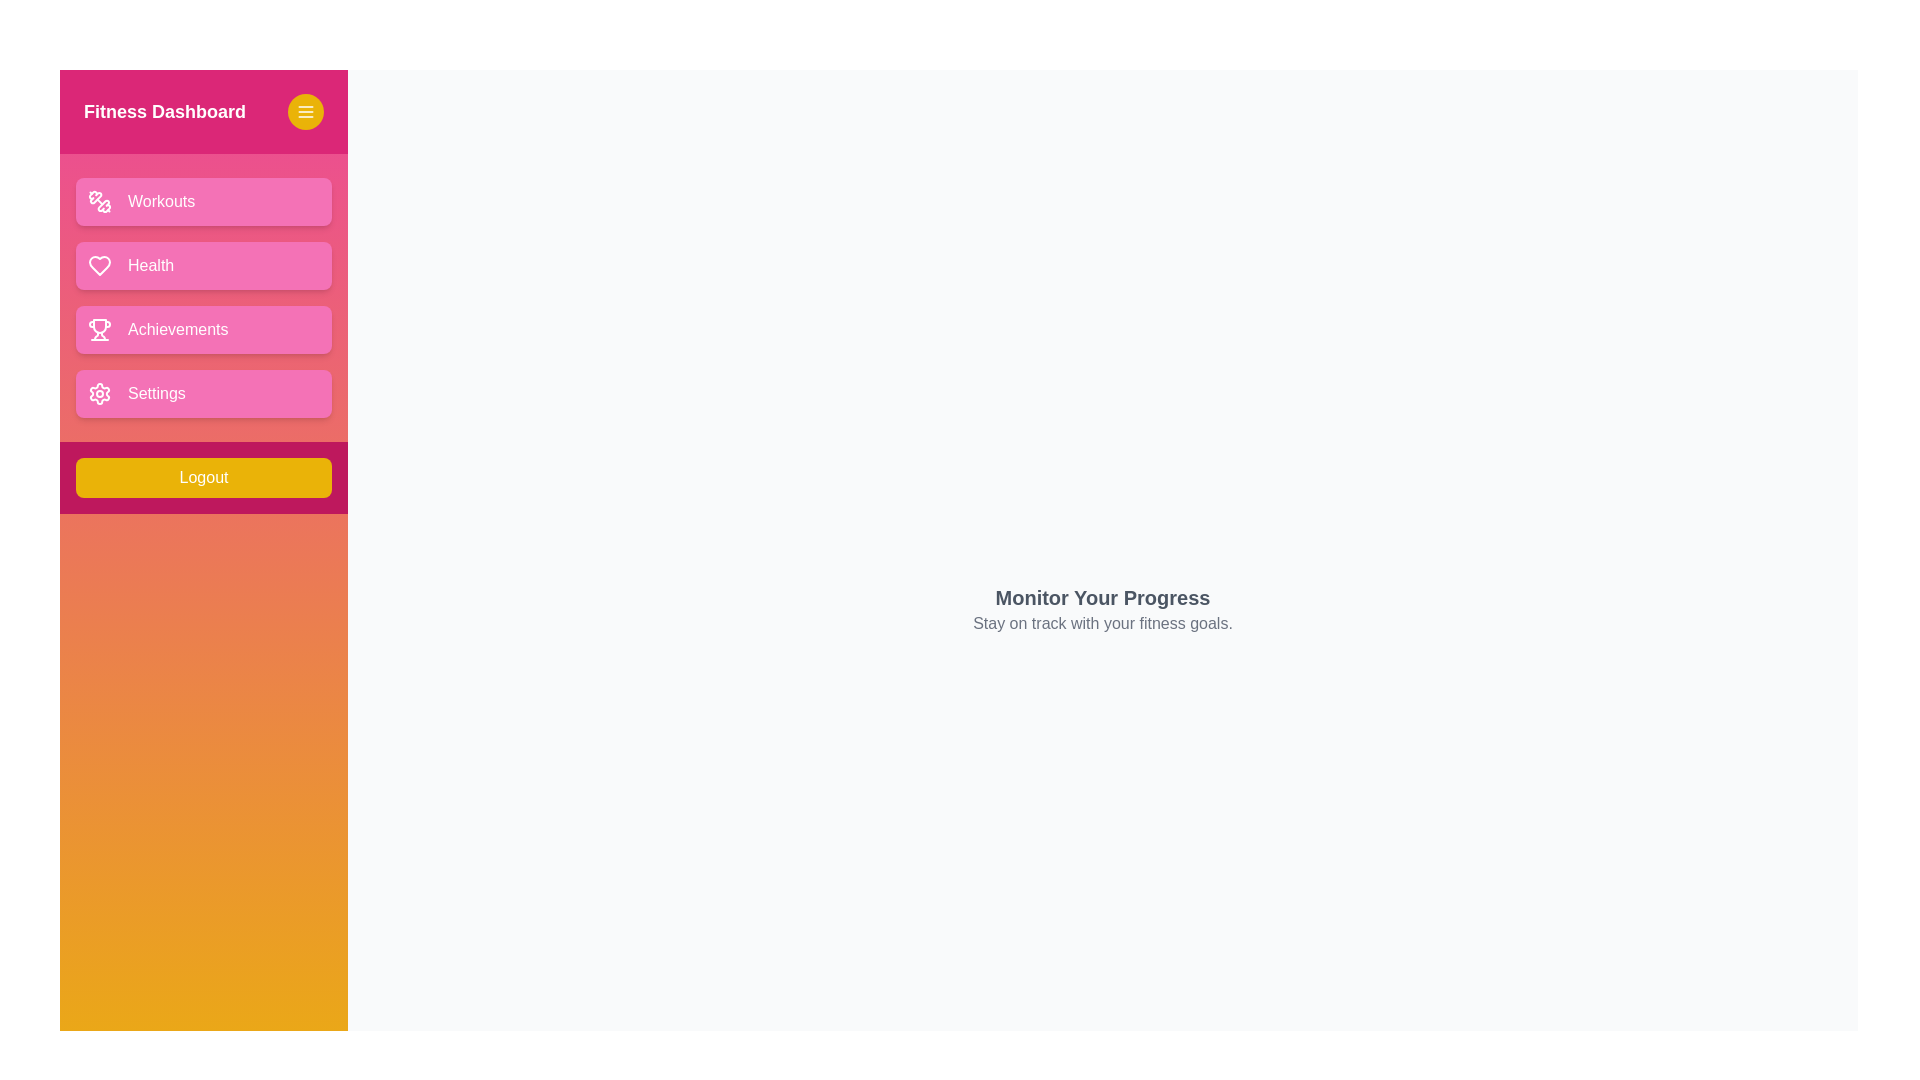 This screenshot has width=1920, height=1080. I want to click on the 'Monitor Your Progress' text to select it, so click(1102, 596).